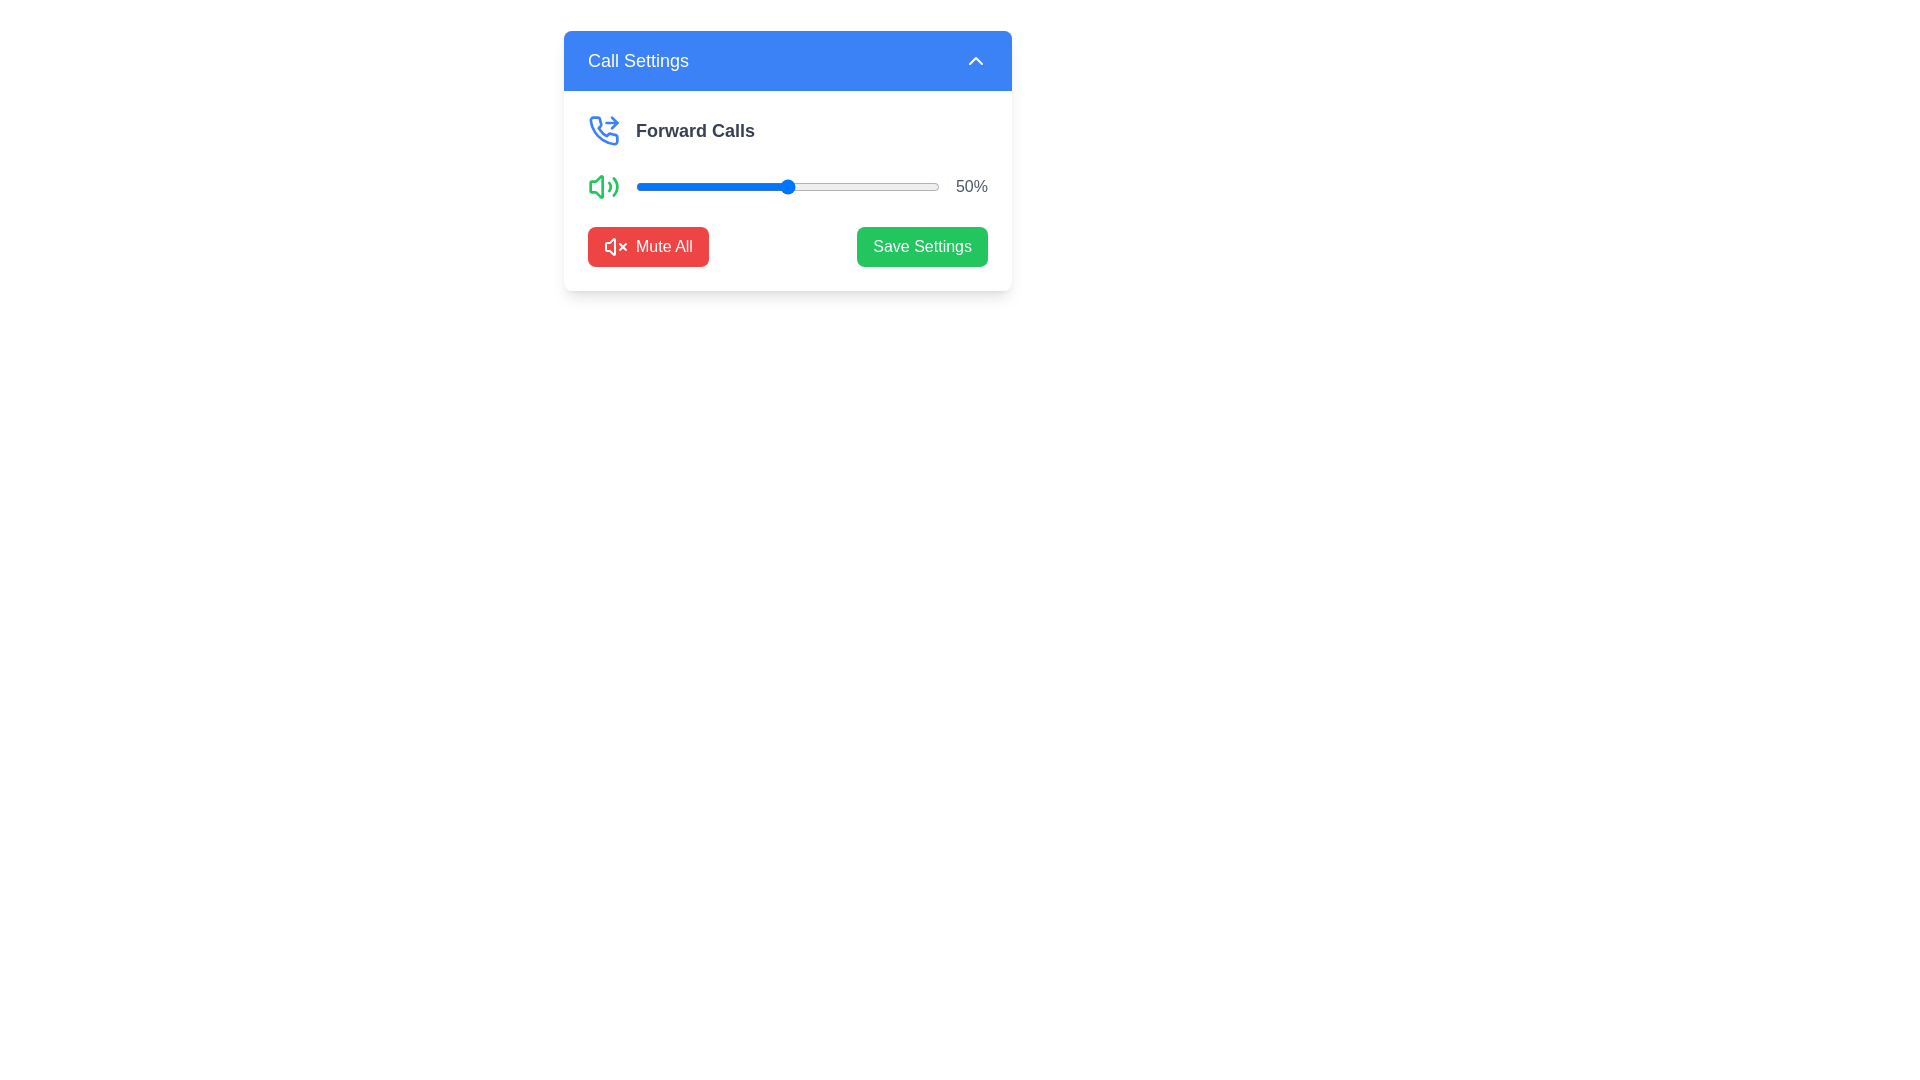 The width and height of the screenshot is (1920, 1080). I want to click on the slider, so click(805, 186).